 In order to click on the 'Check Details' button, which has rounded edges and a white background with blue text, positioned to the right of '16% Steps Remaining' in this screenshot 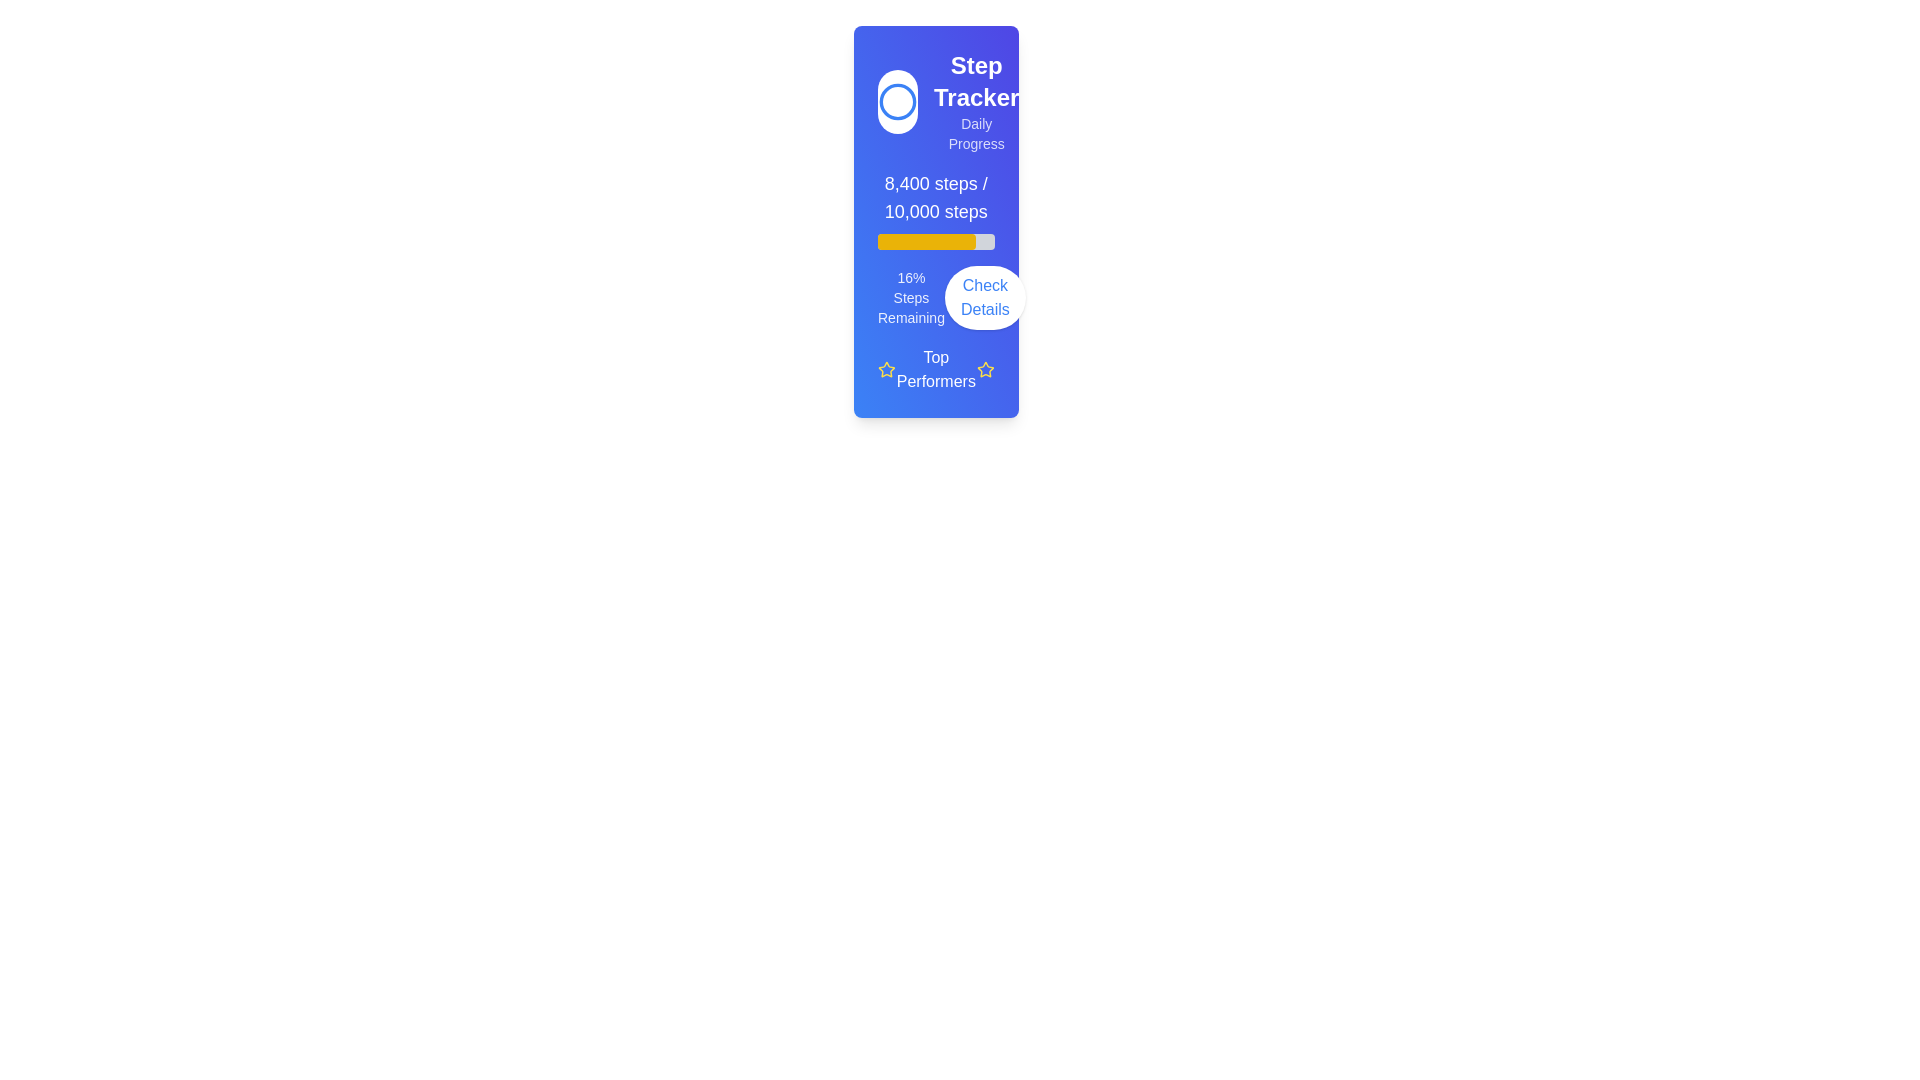, I will do `click(985, 297)`.